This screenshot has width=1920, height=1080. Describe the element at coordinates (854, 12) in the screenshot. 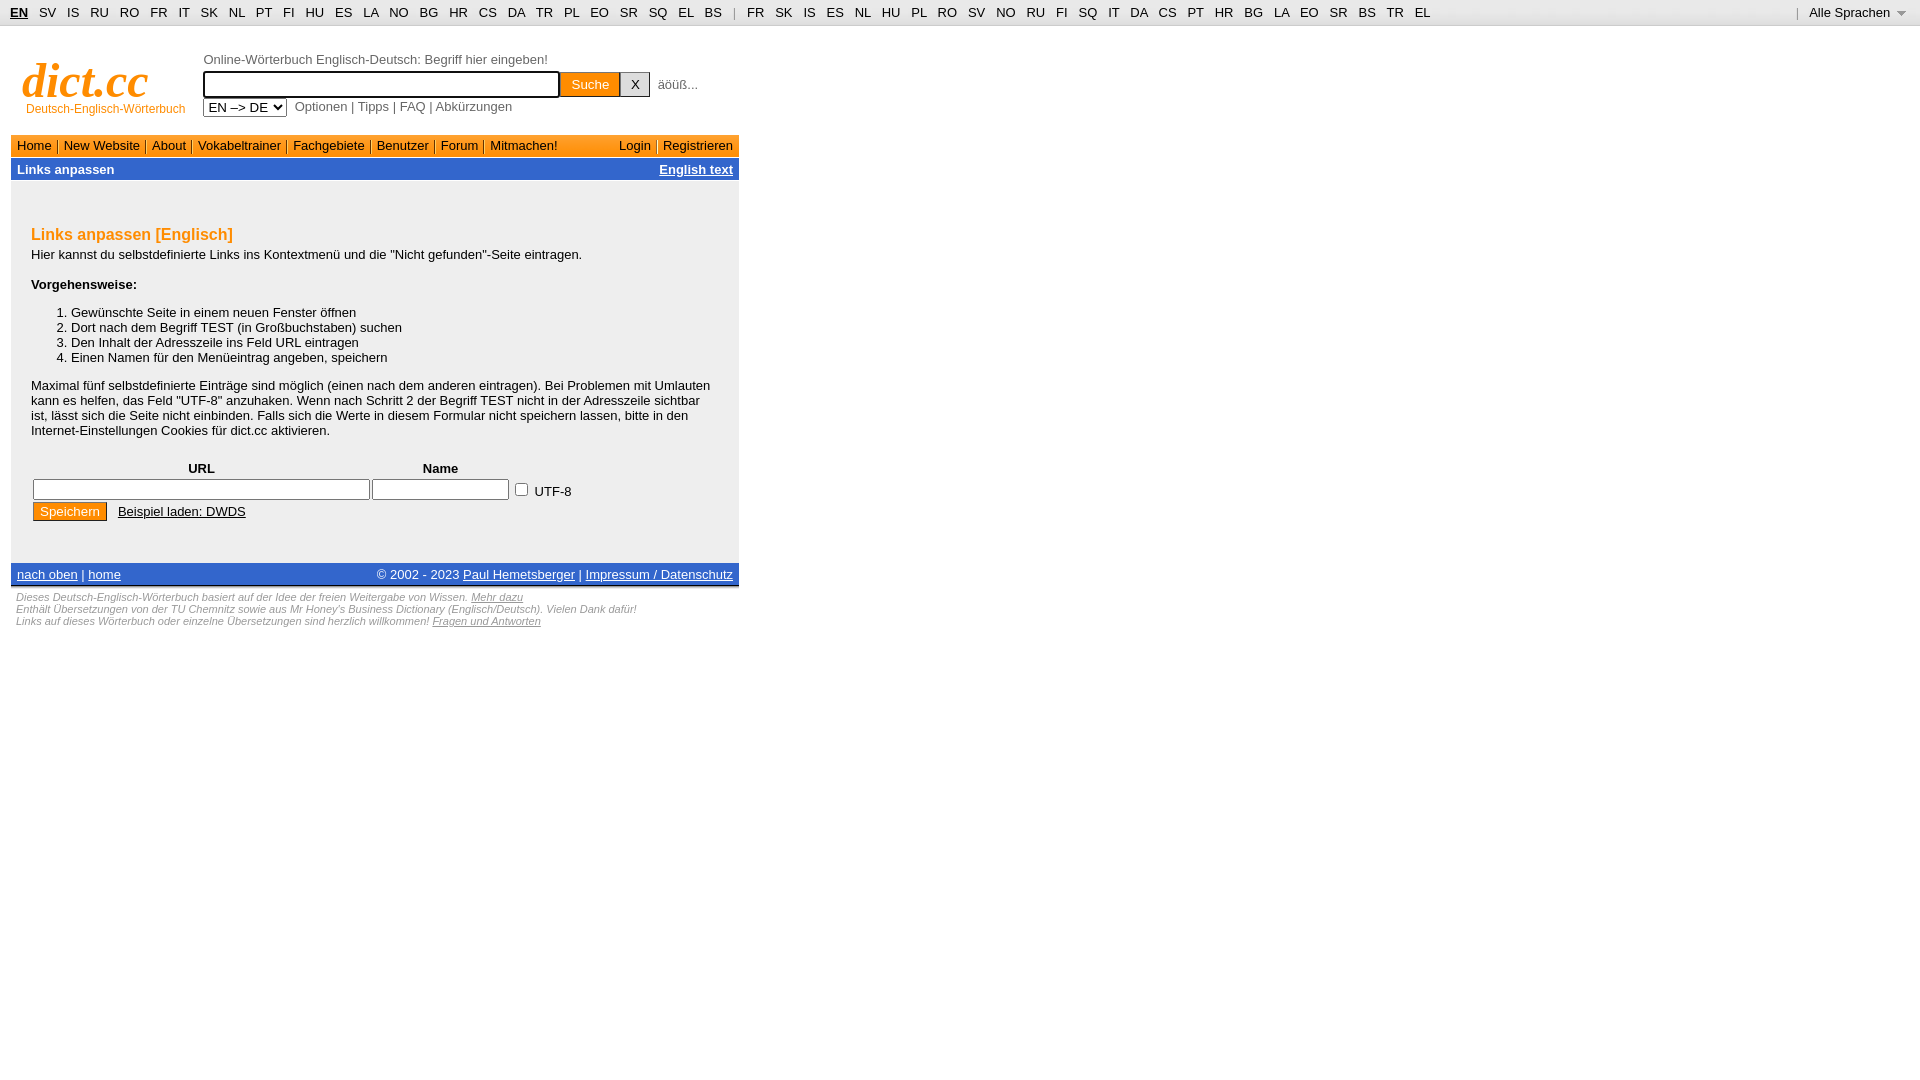

I see `'NL'` at that location.